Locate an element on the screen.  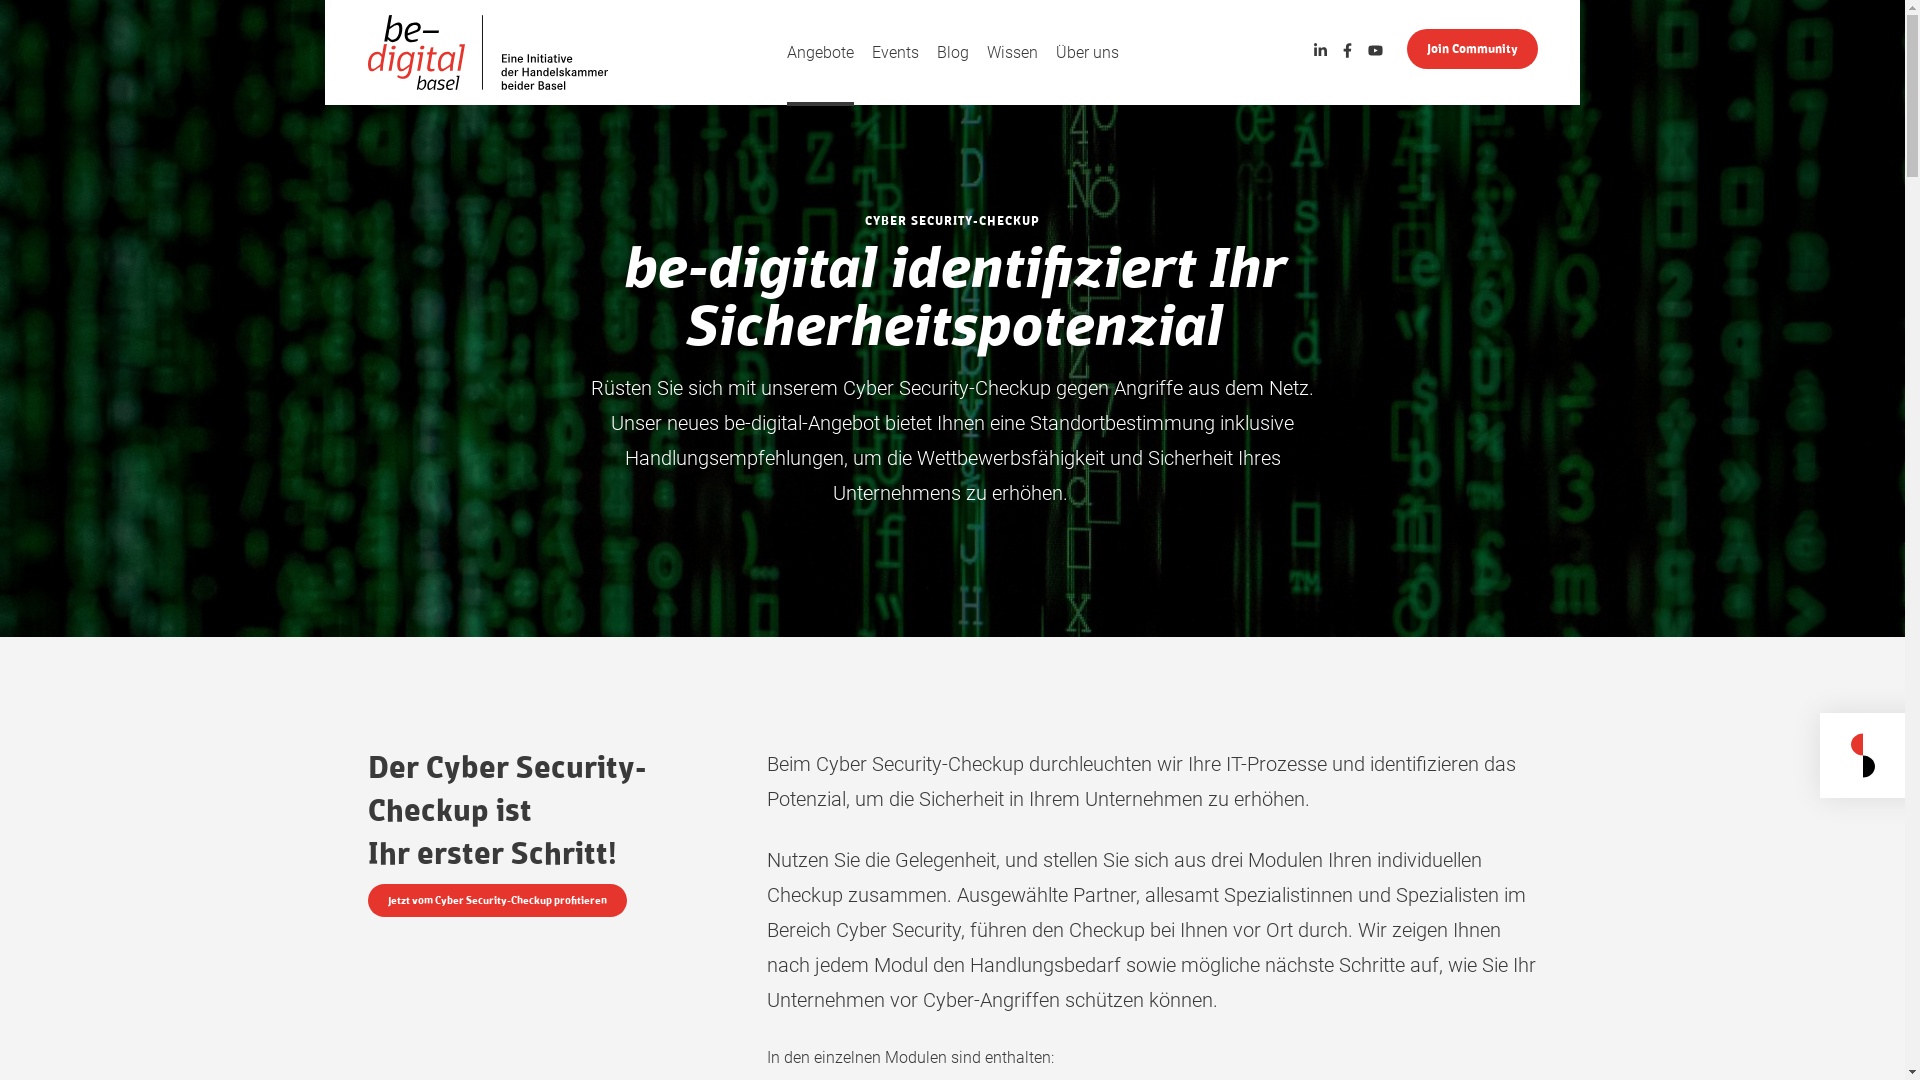
'Join Community' is located at coordinates (1471, 48).